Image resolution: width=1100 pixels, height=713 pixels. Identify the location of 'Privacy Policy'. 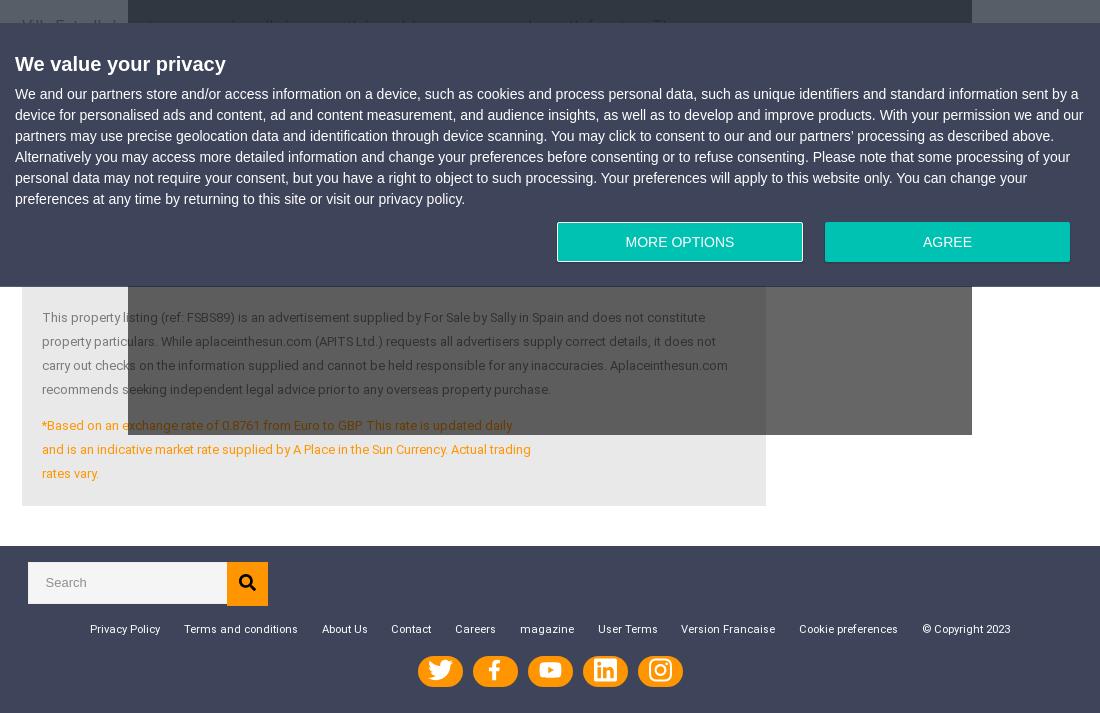
(123, 628).